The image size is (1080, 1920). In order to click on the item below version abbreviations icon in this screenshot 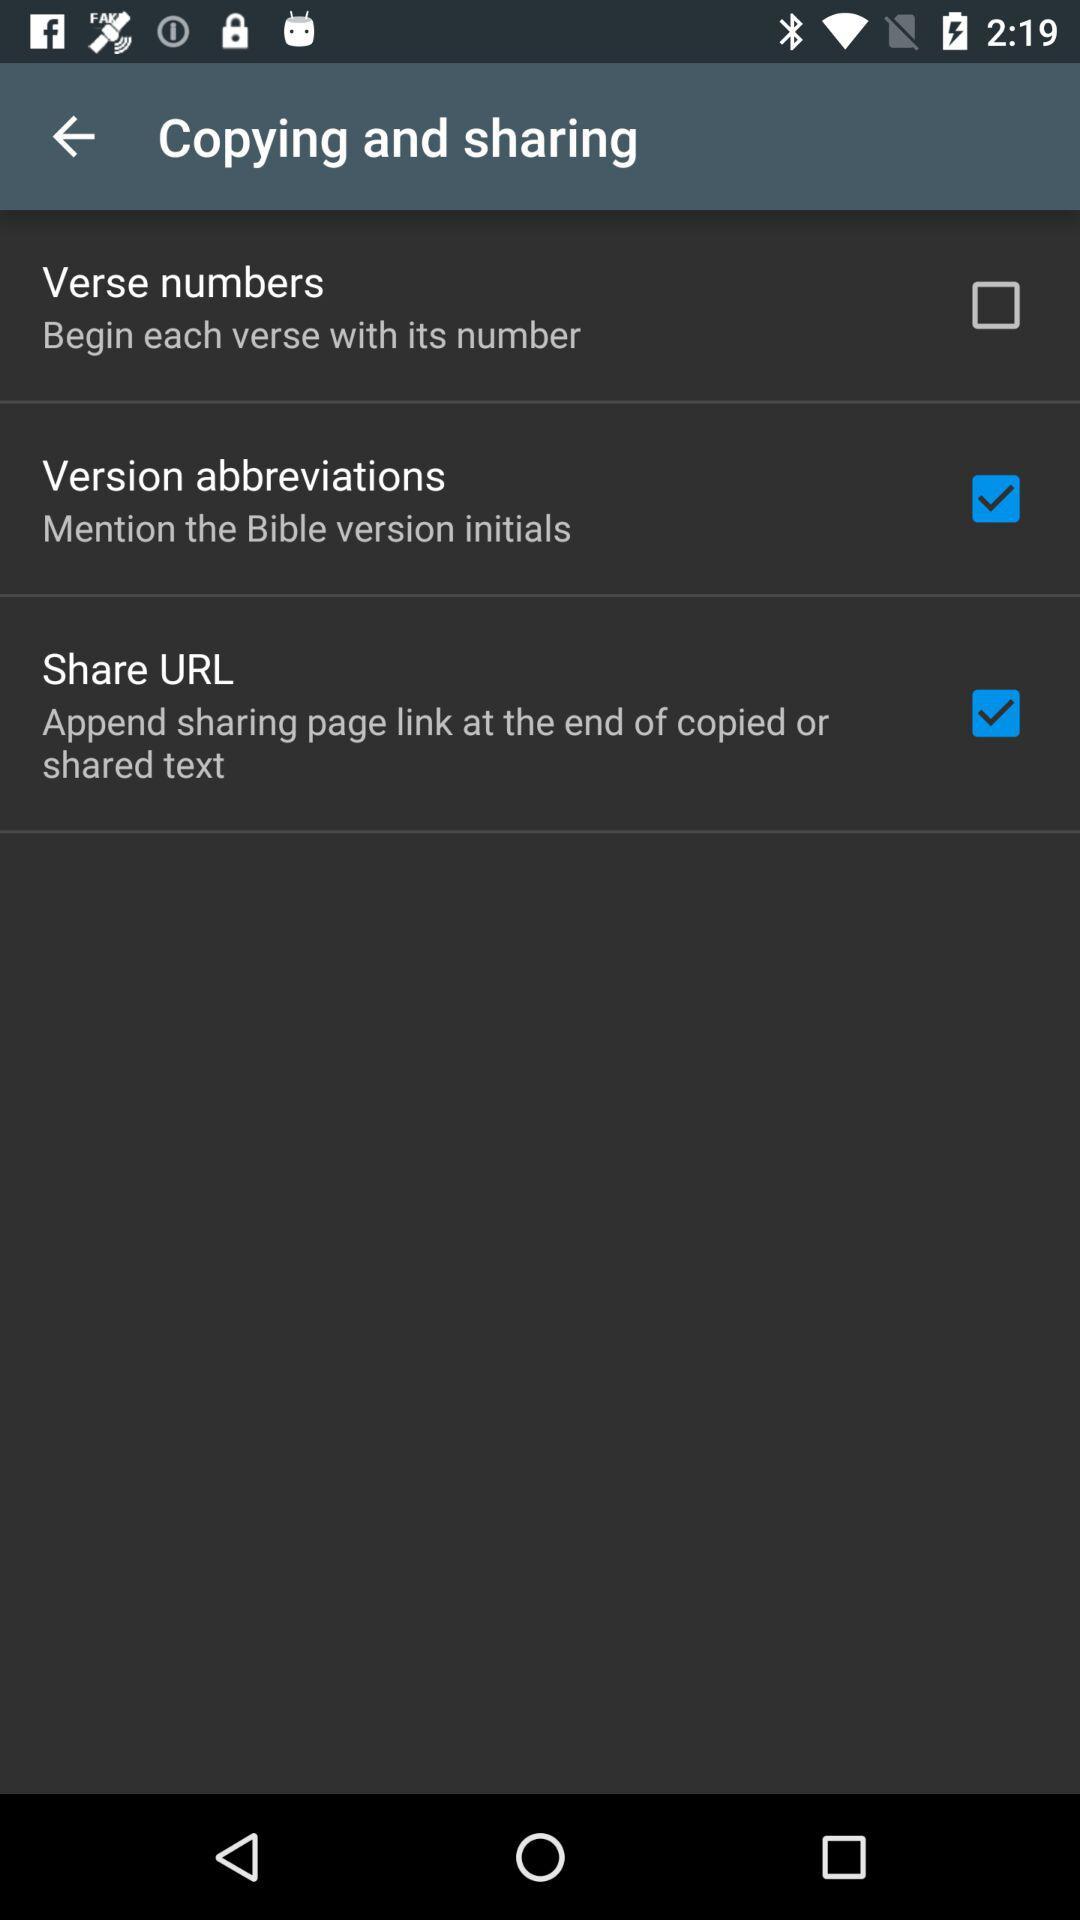, I will do `click(306, 527)`.